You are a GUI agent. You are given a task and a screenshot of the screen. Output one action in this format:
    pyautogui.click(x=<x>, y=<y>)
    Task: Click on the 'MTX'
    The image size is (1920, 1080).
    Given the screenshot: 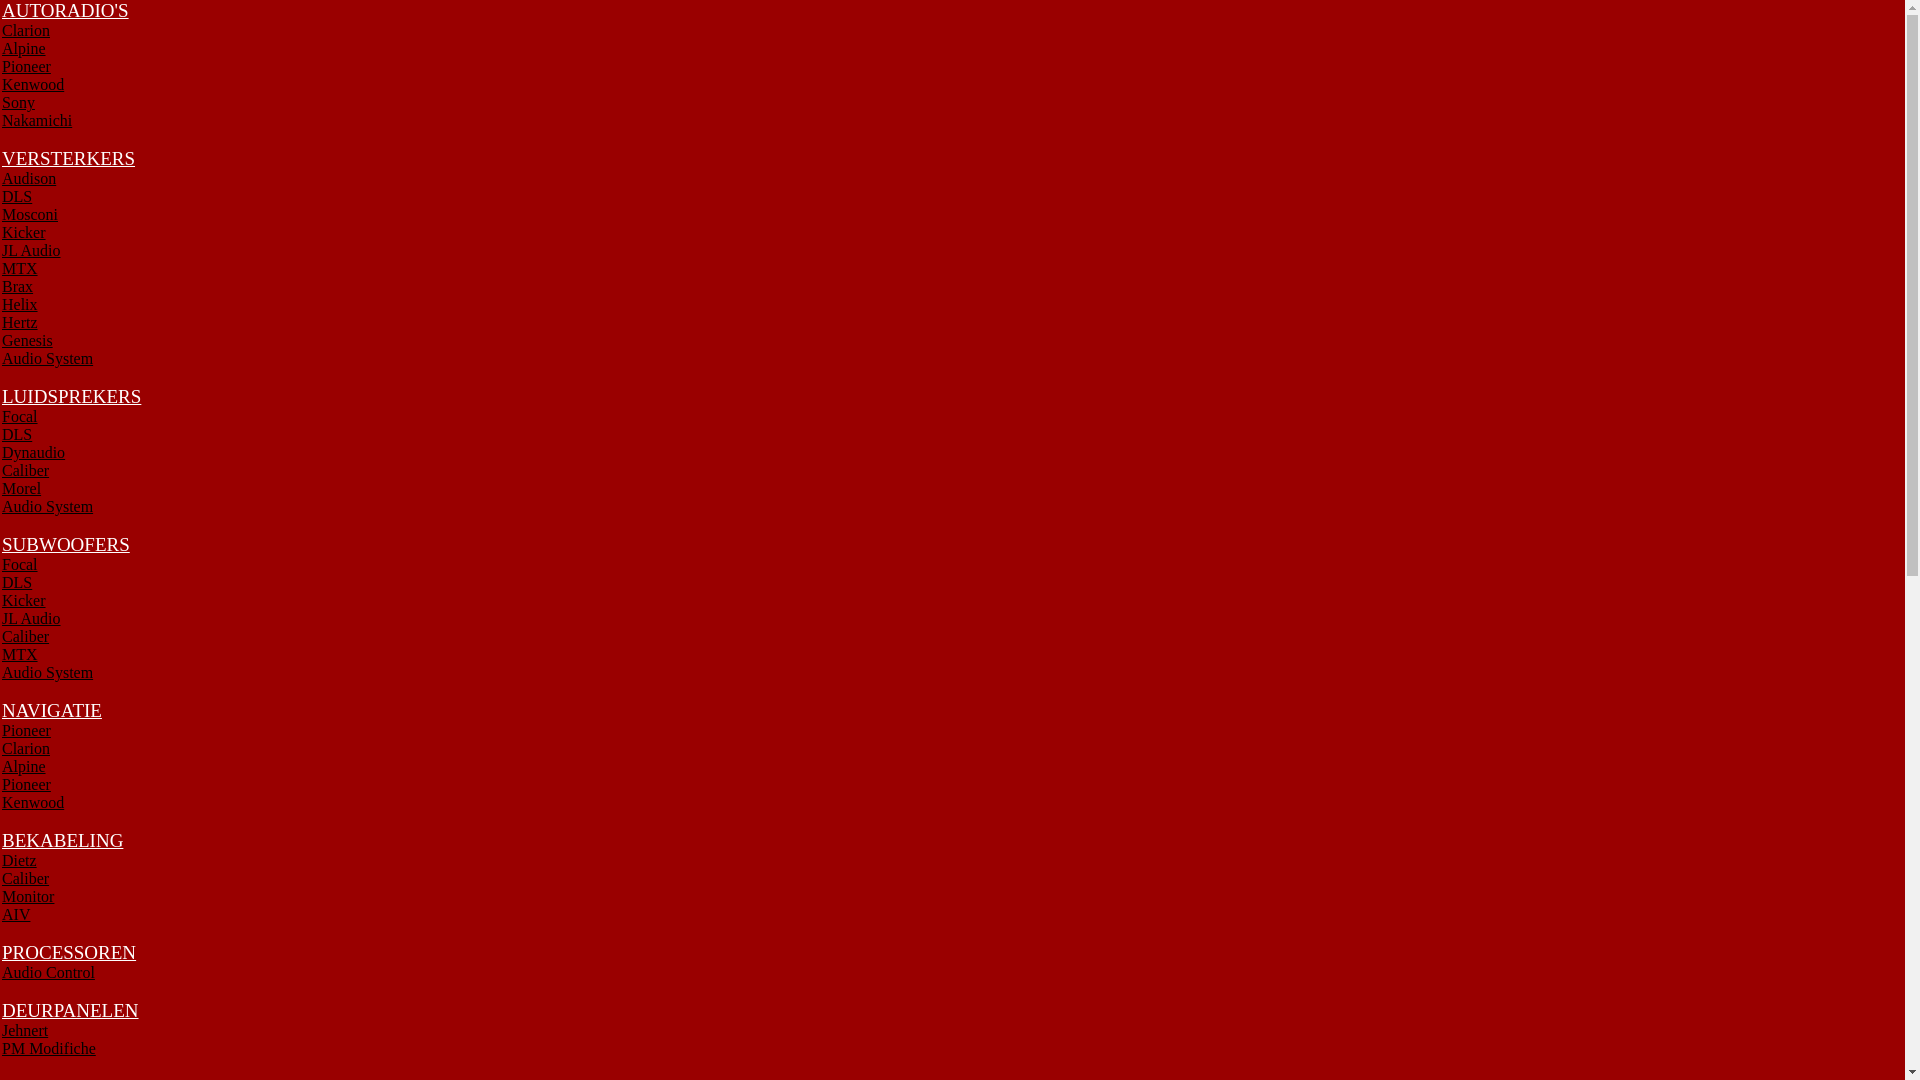 What is the action you would take?
    pyautogui.click(x=1, y=267)
    